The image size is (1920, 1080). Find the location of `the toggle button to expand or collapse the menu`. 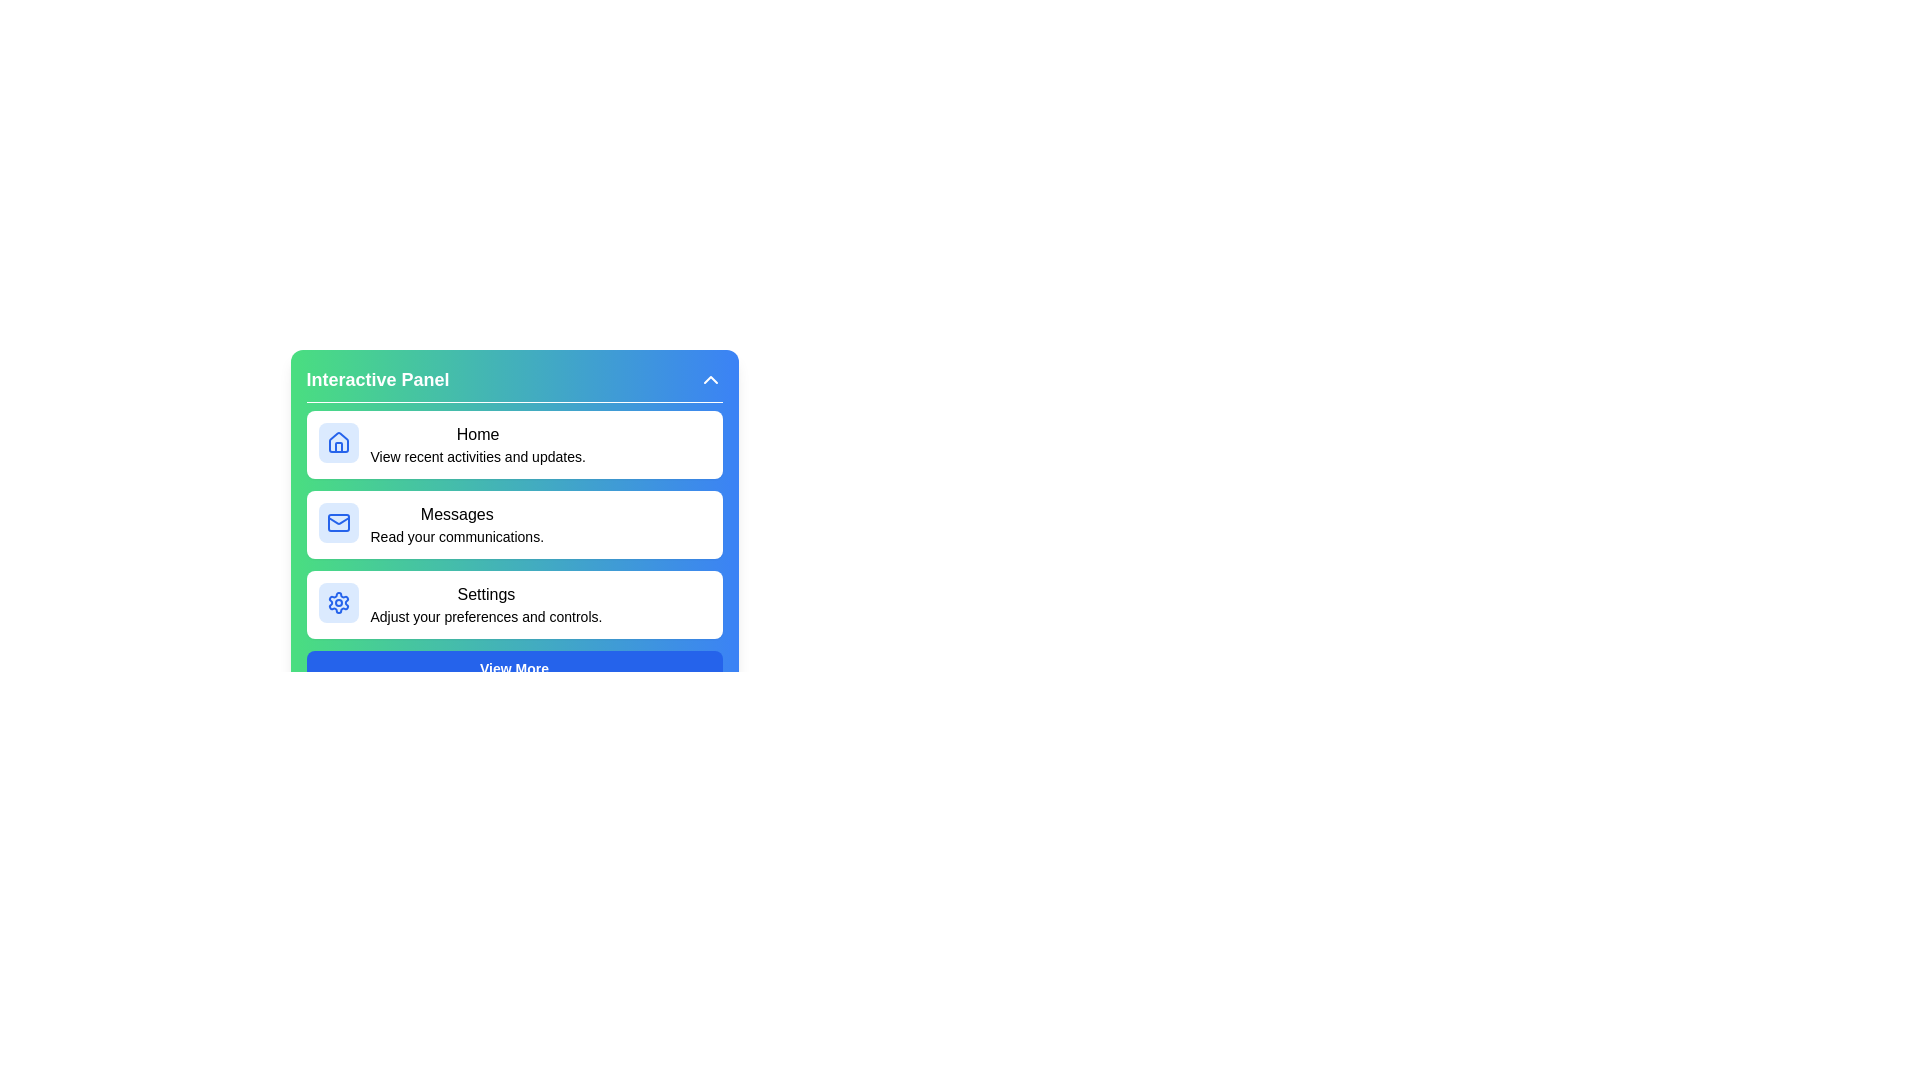

the toggle button to expand or collapse the menu is located at coordinates (710, 380).